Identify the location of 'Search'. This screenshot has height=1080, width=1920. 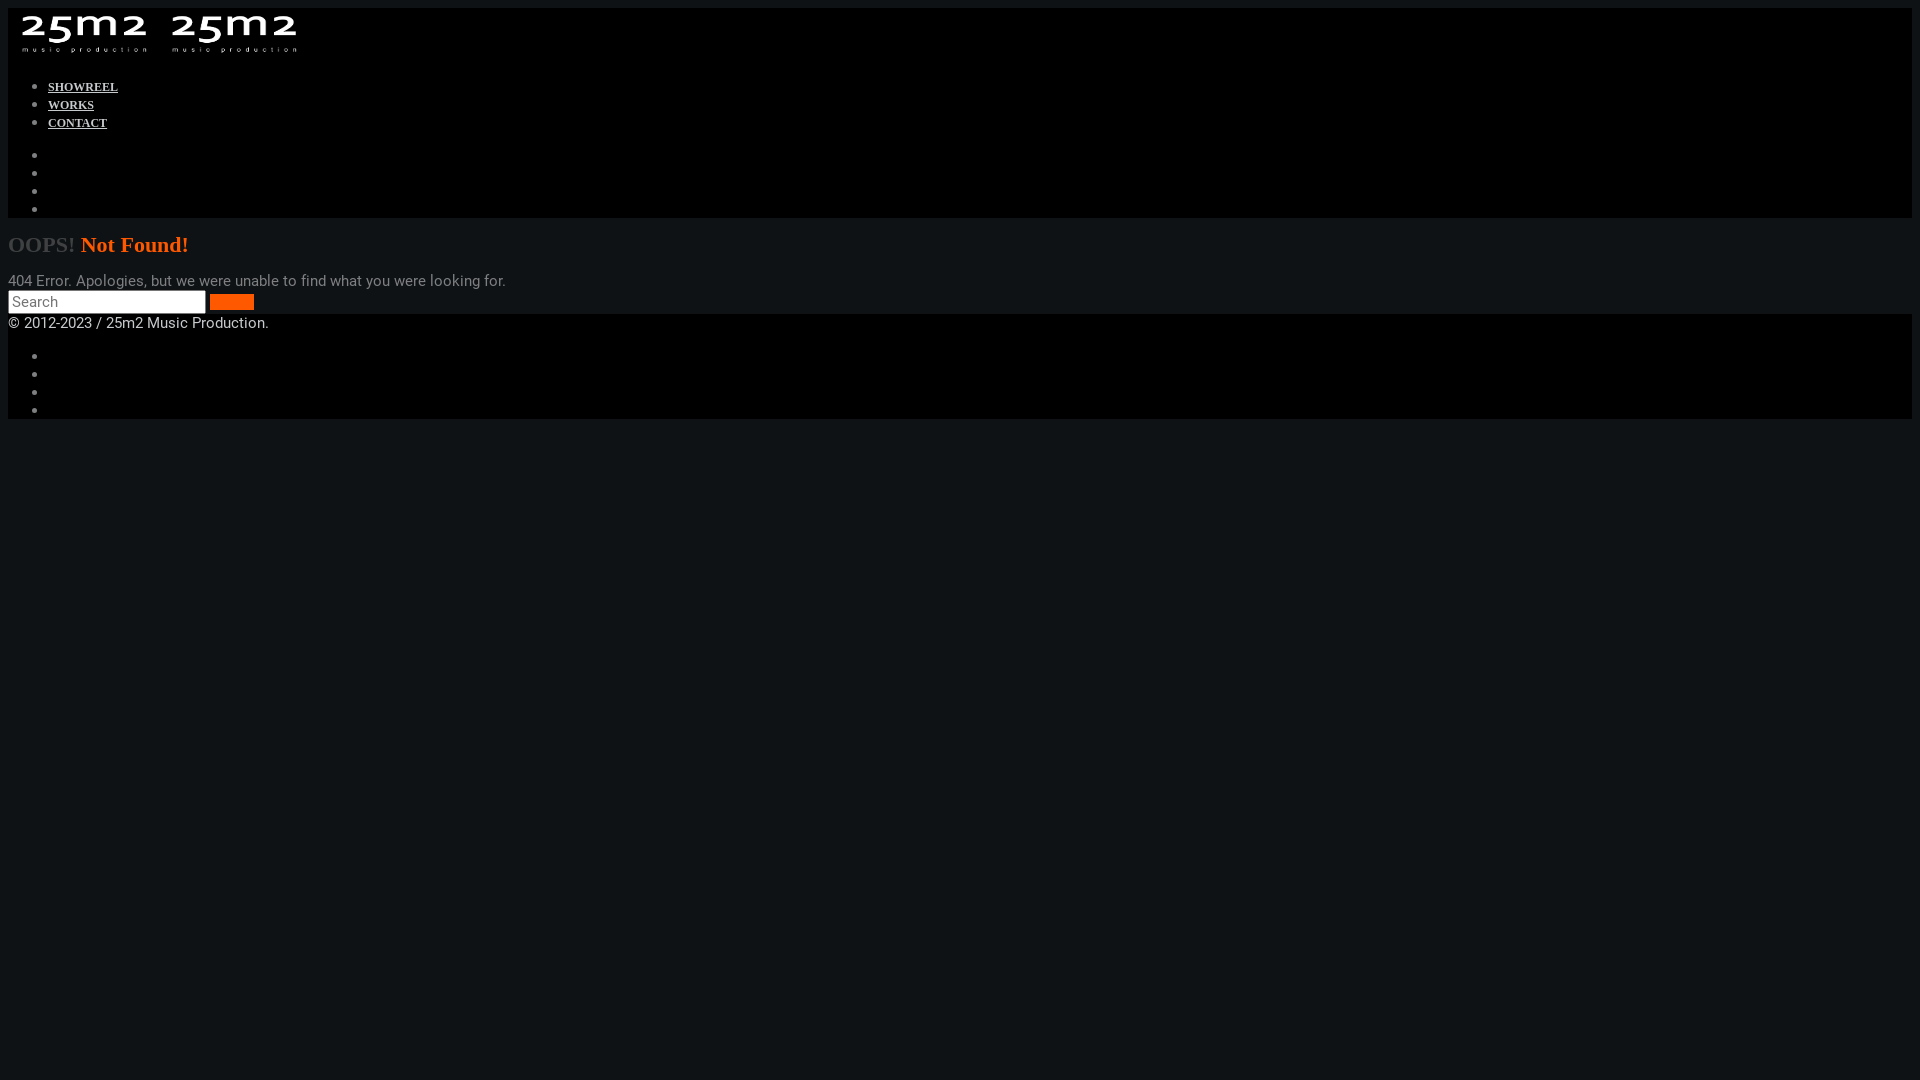
(231, 301).